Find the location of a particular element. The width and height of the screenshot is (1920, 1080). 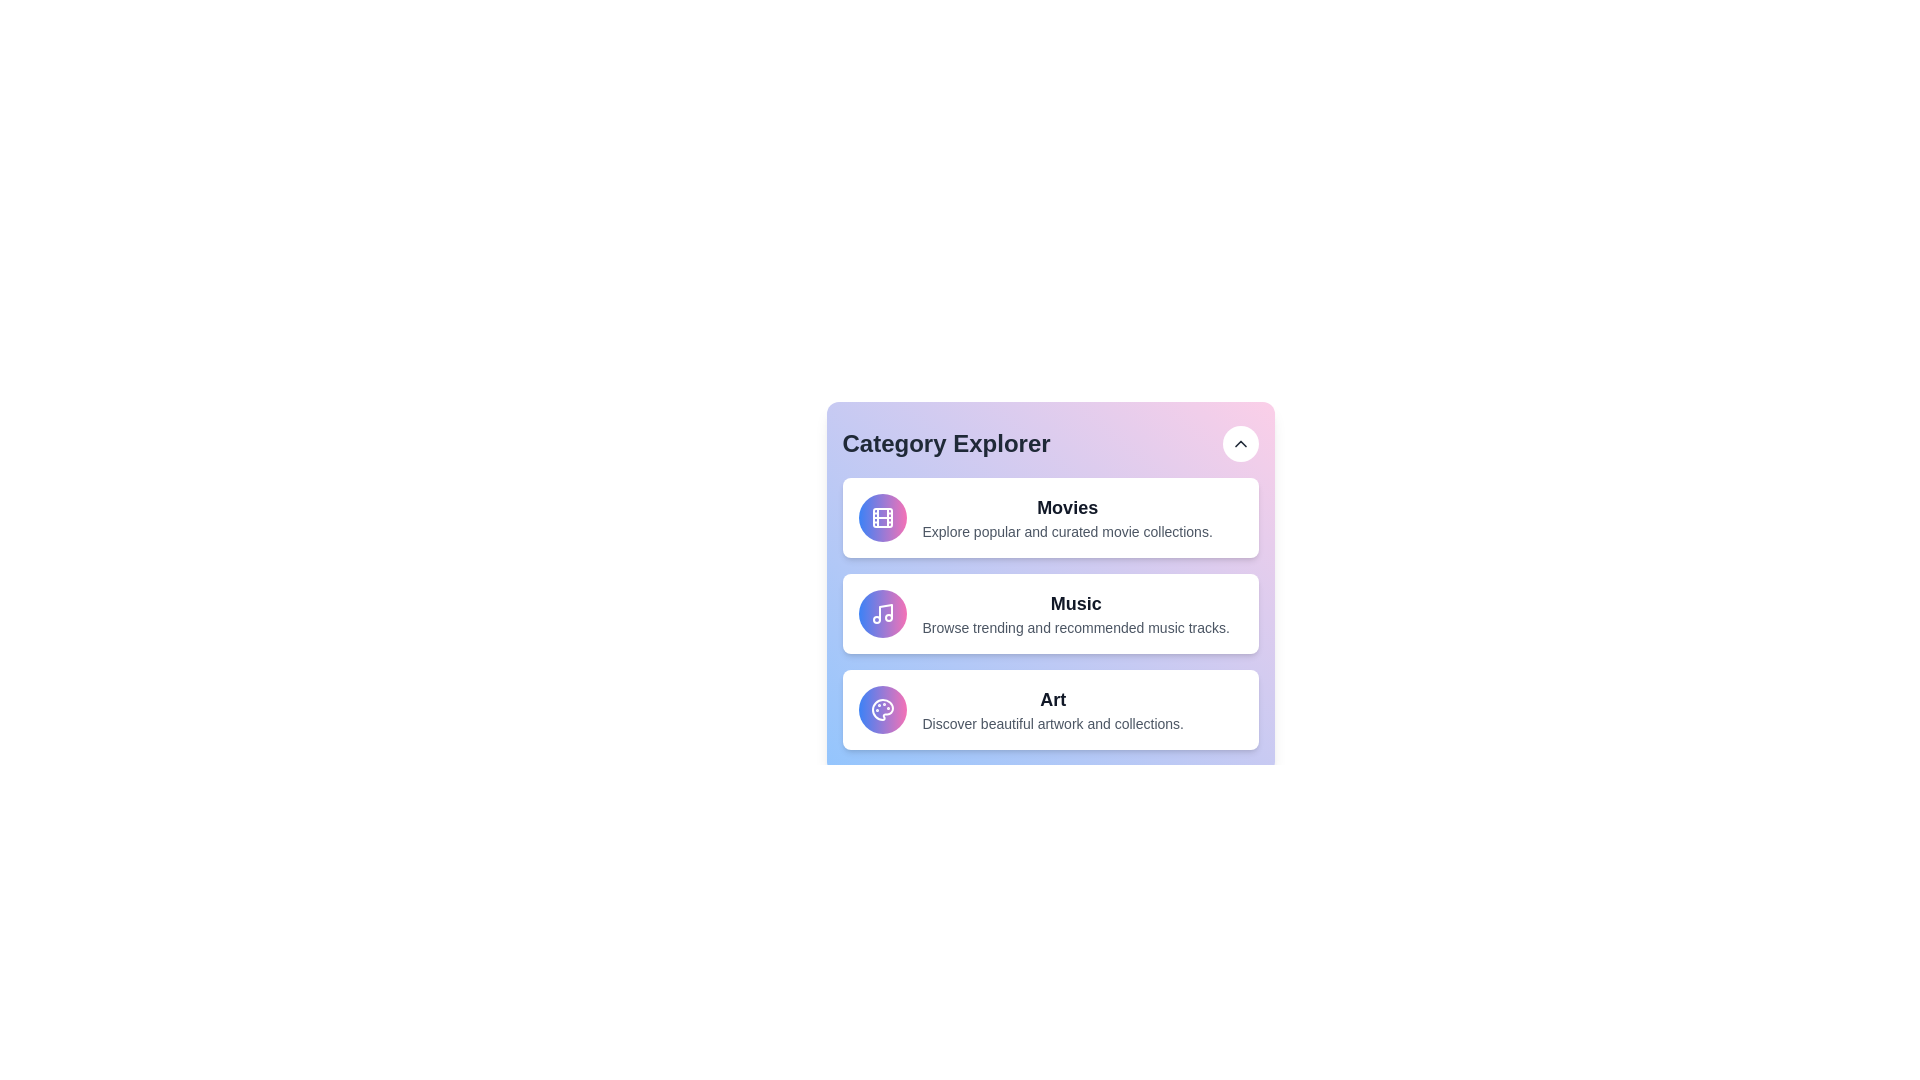

the icon of the Art category is located at coordinates (881, 708).